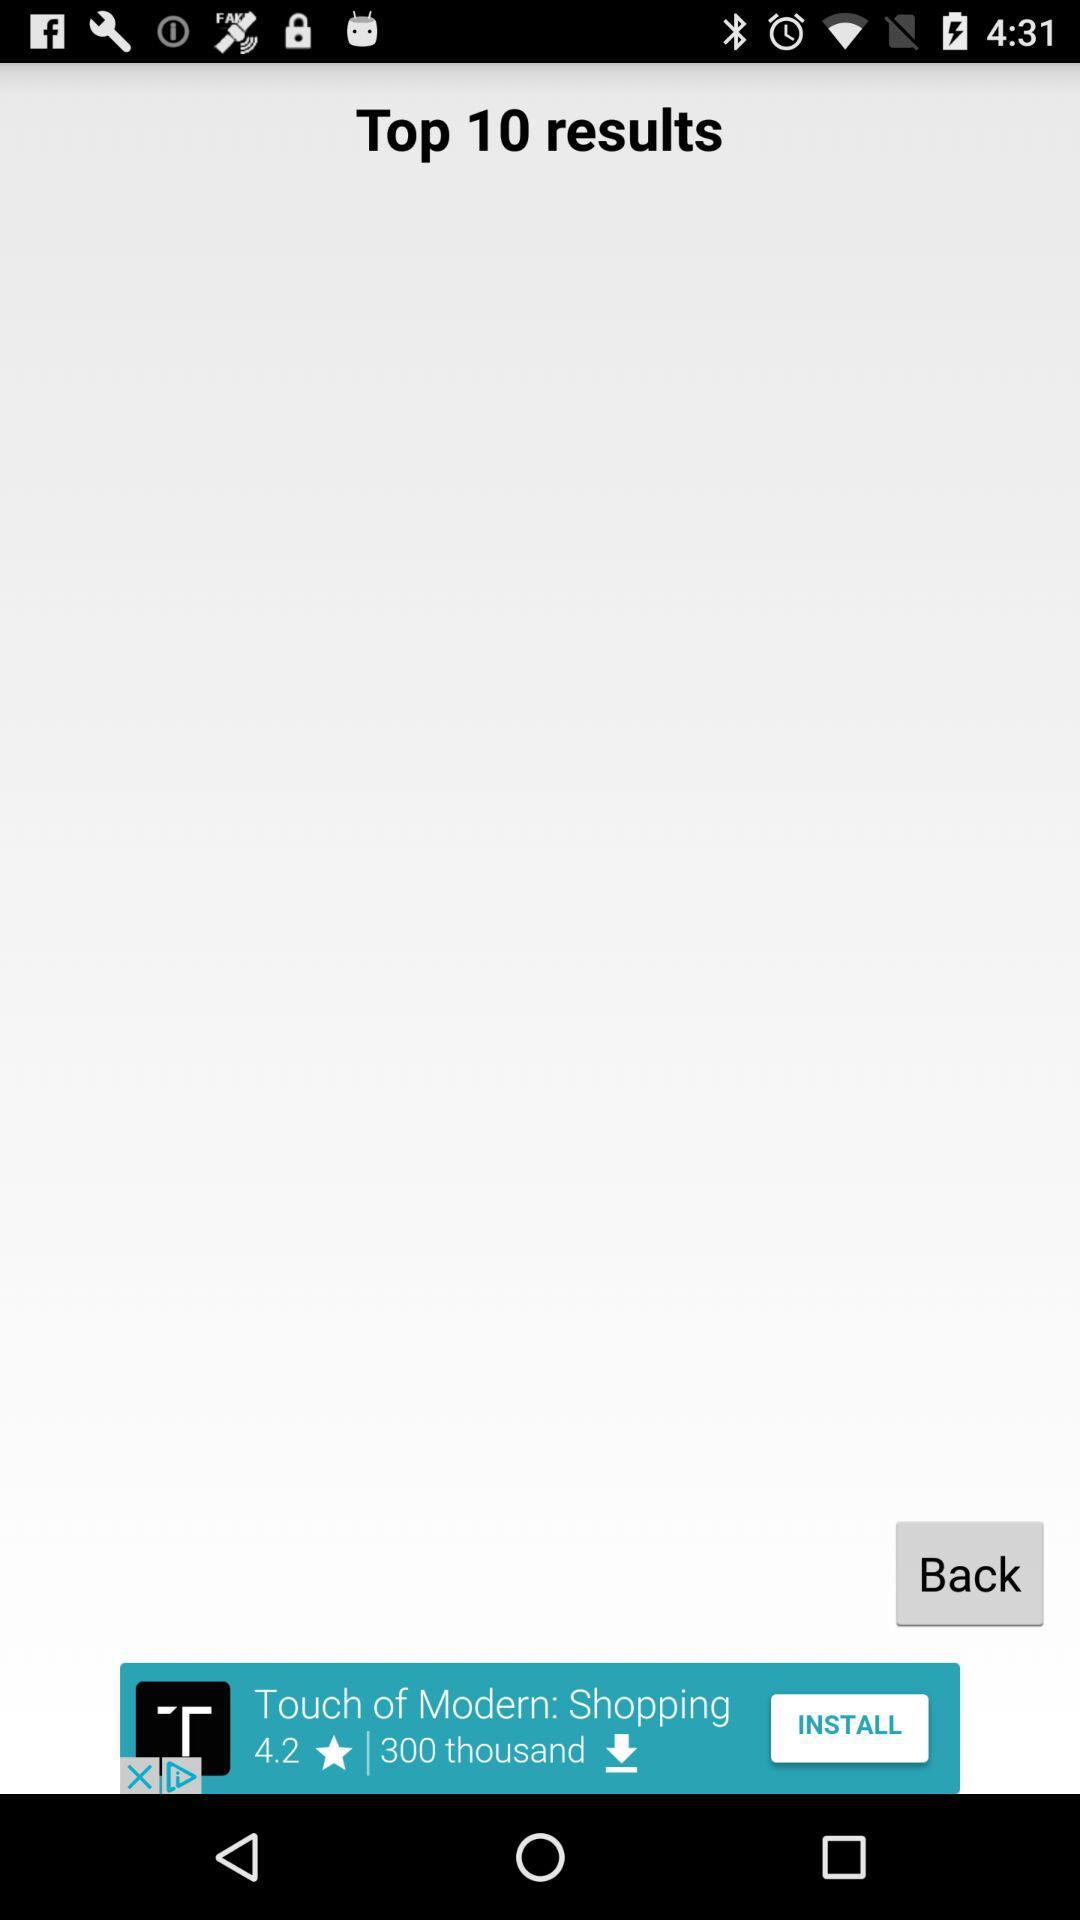 The image size is (1080, 1920). What do you see at coordinates (540, 1727) in the screenshot?
I see `advertisement banner` at bounding box center [540, 1727].